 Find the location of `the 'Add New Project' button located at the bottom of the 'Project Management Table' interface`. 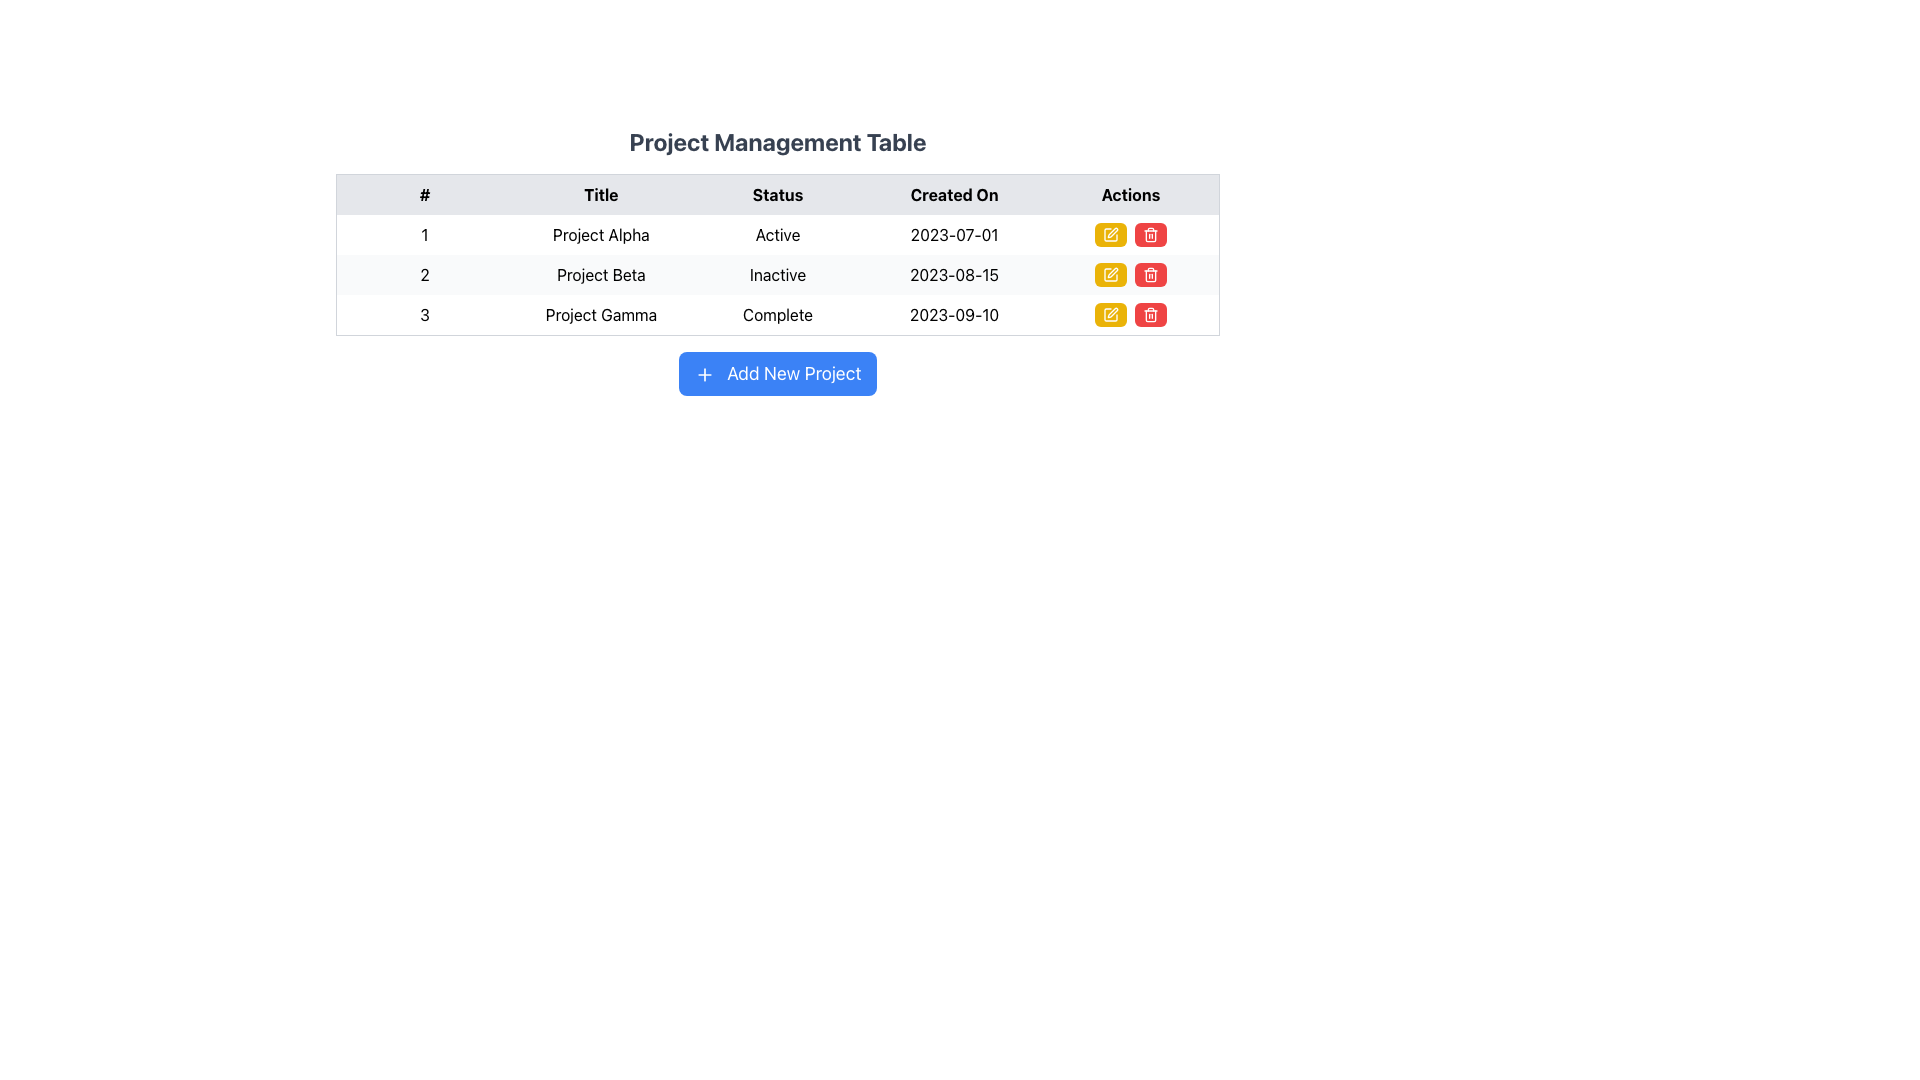

the 'Add New Project' button located at the bottom of the 'Project Management Table' interface is located at coordinates (776, 374).